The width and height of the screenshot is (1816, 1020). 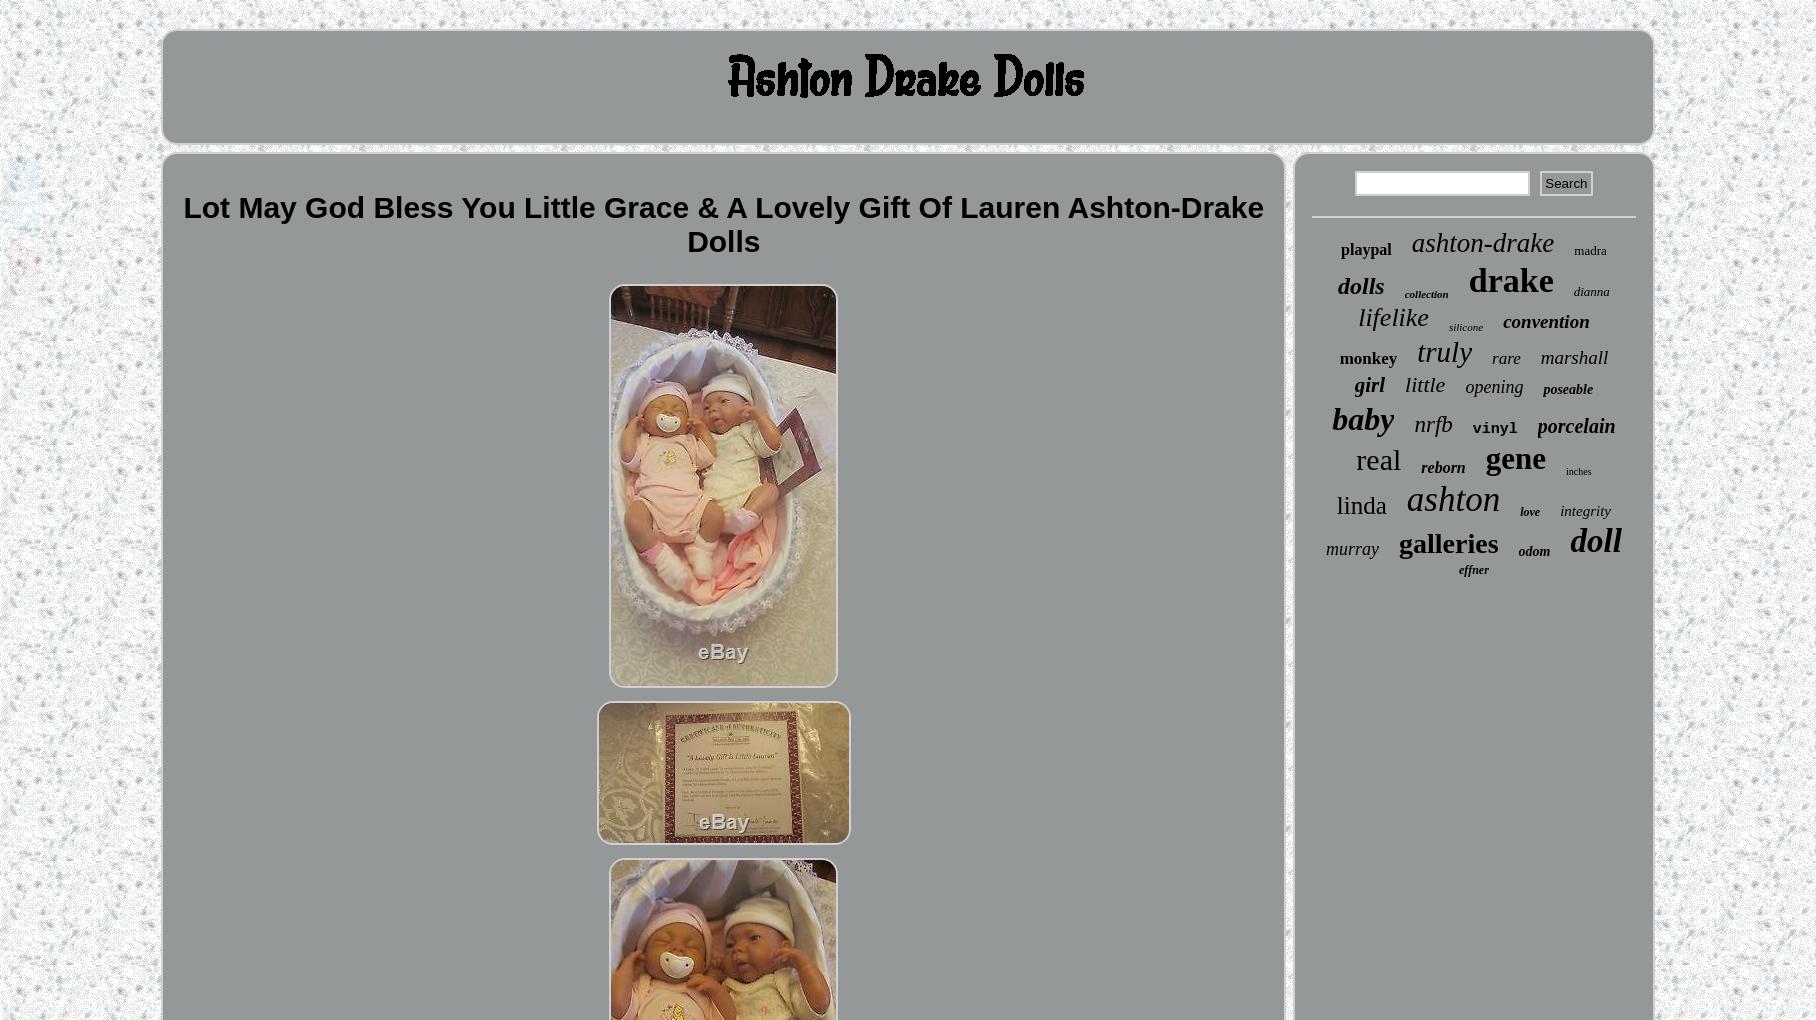 What do you see at coordinates (1369, 385) in the screenshot?
I see `'girl'` at bounding box center [1369, 385].